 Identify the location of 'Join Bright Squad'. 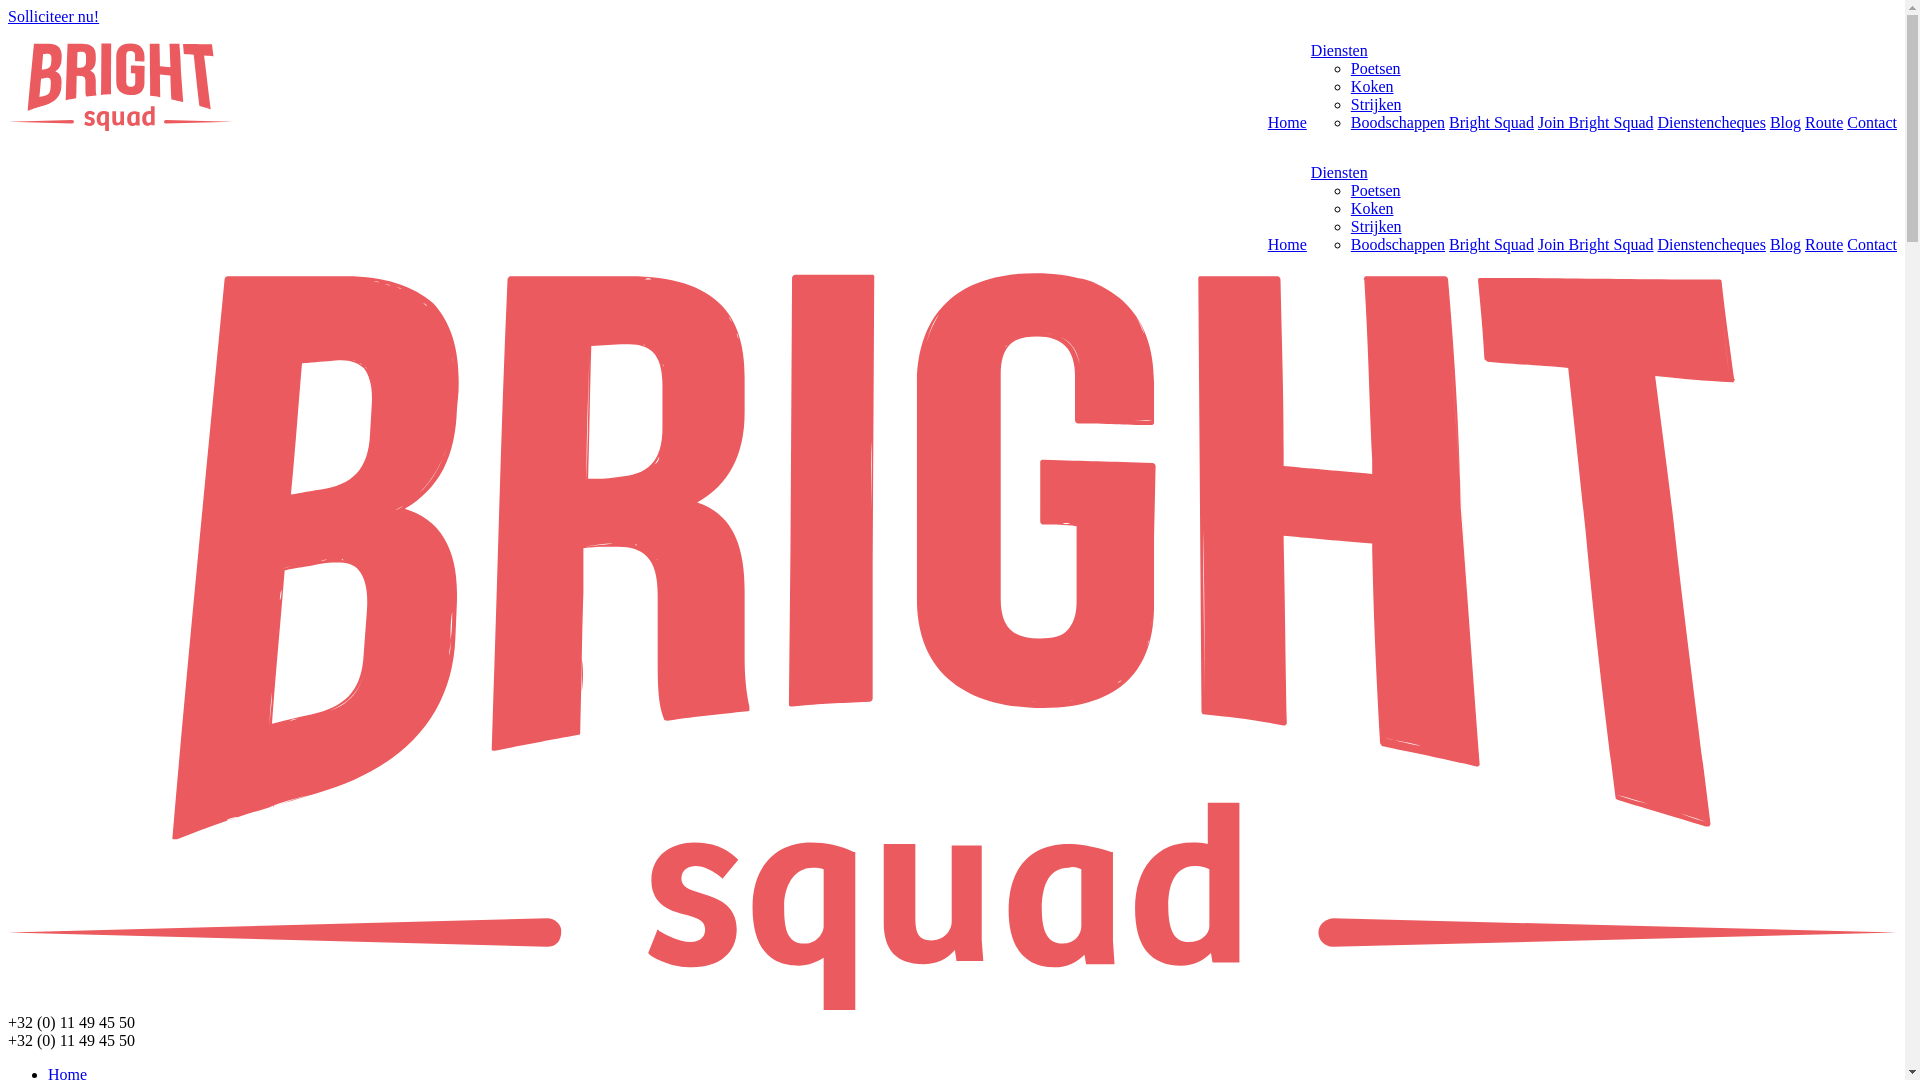
(1595, 243).